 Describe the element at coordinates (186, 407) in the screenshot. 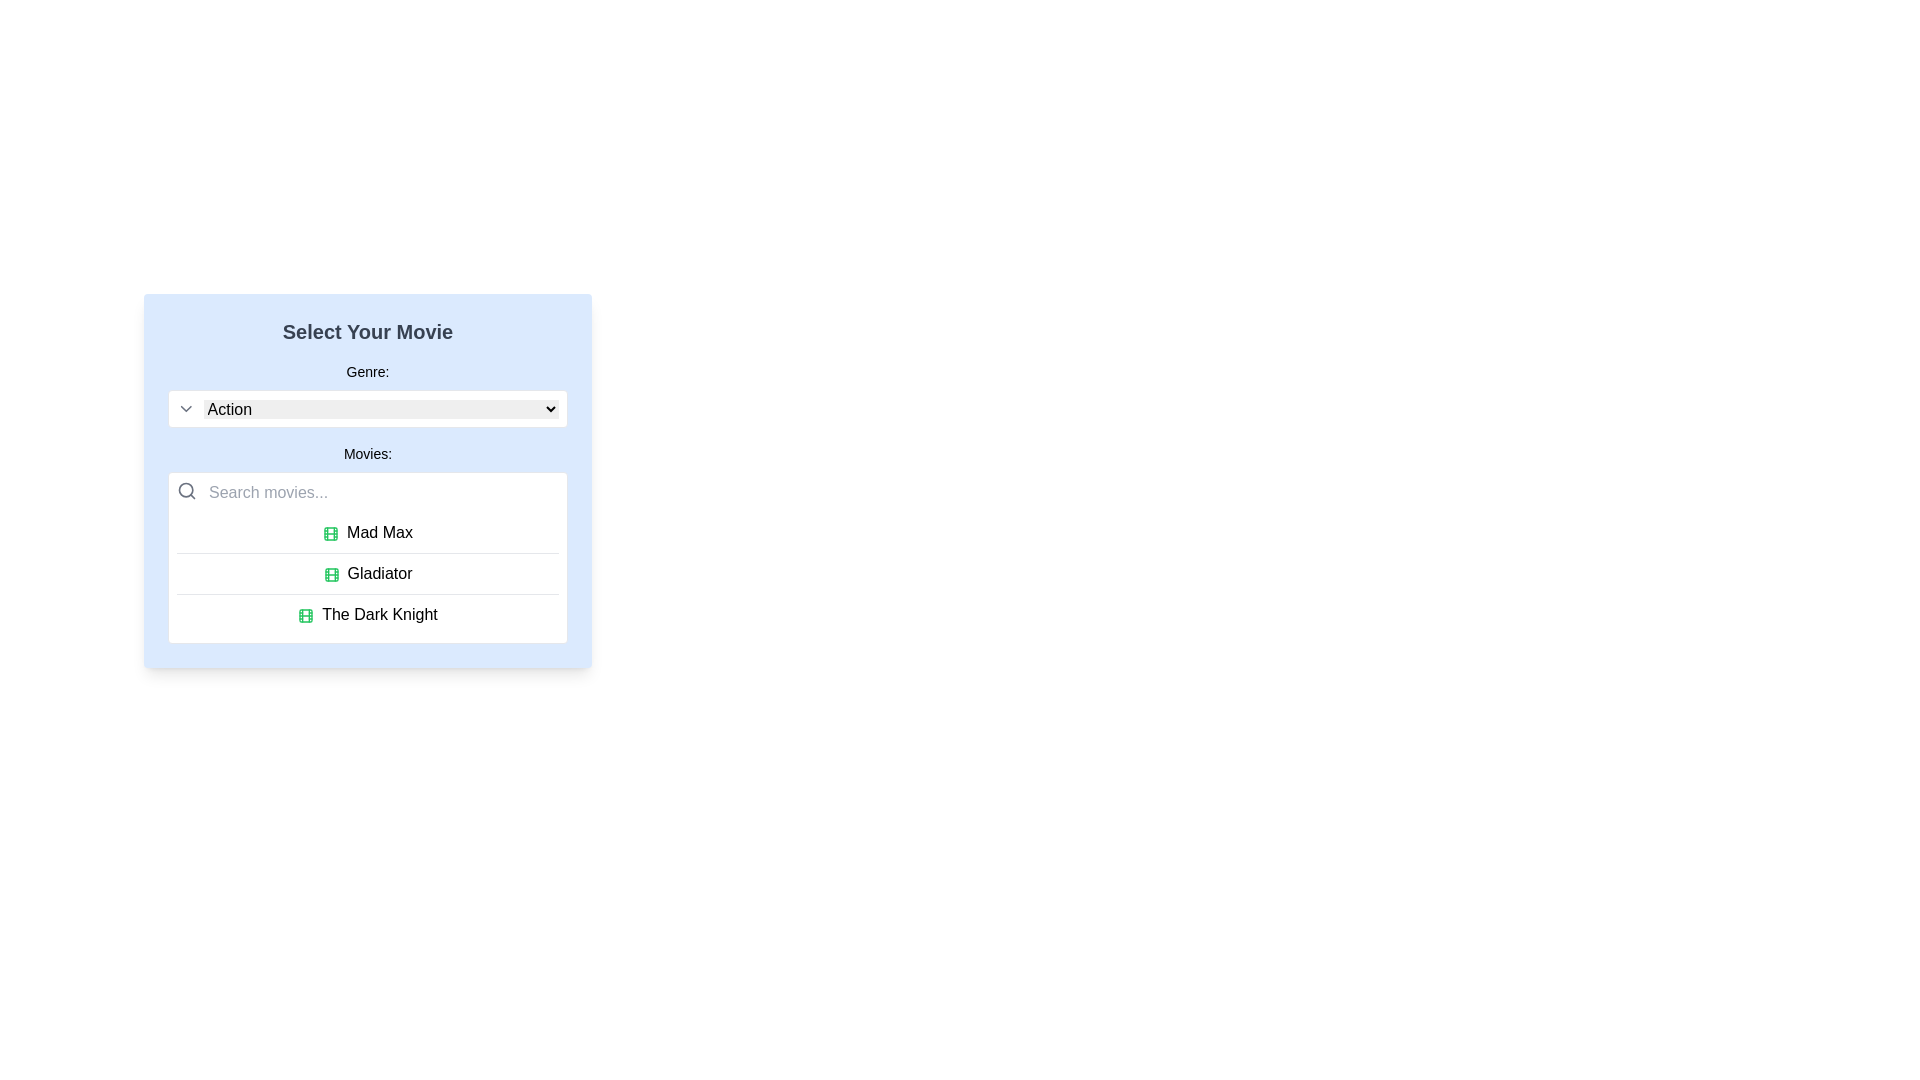

I see `the gray downward-pointing chevron icon located to the left of the text 'Action' in the dropdown labeled 'Genre'` at that location.